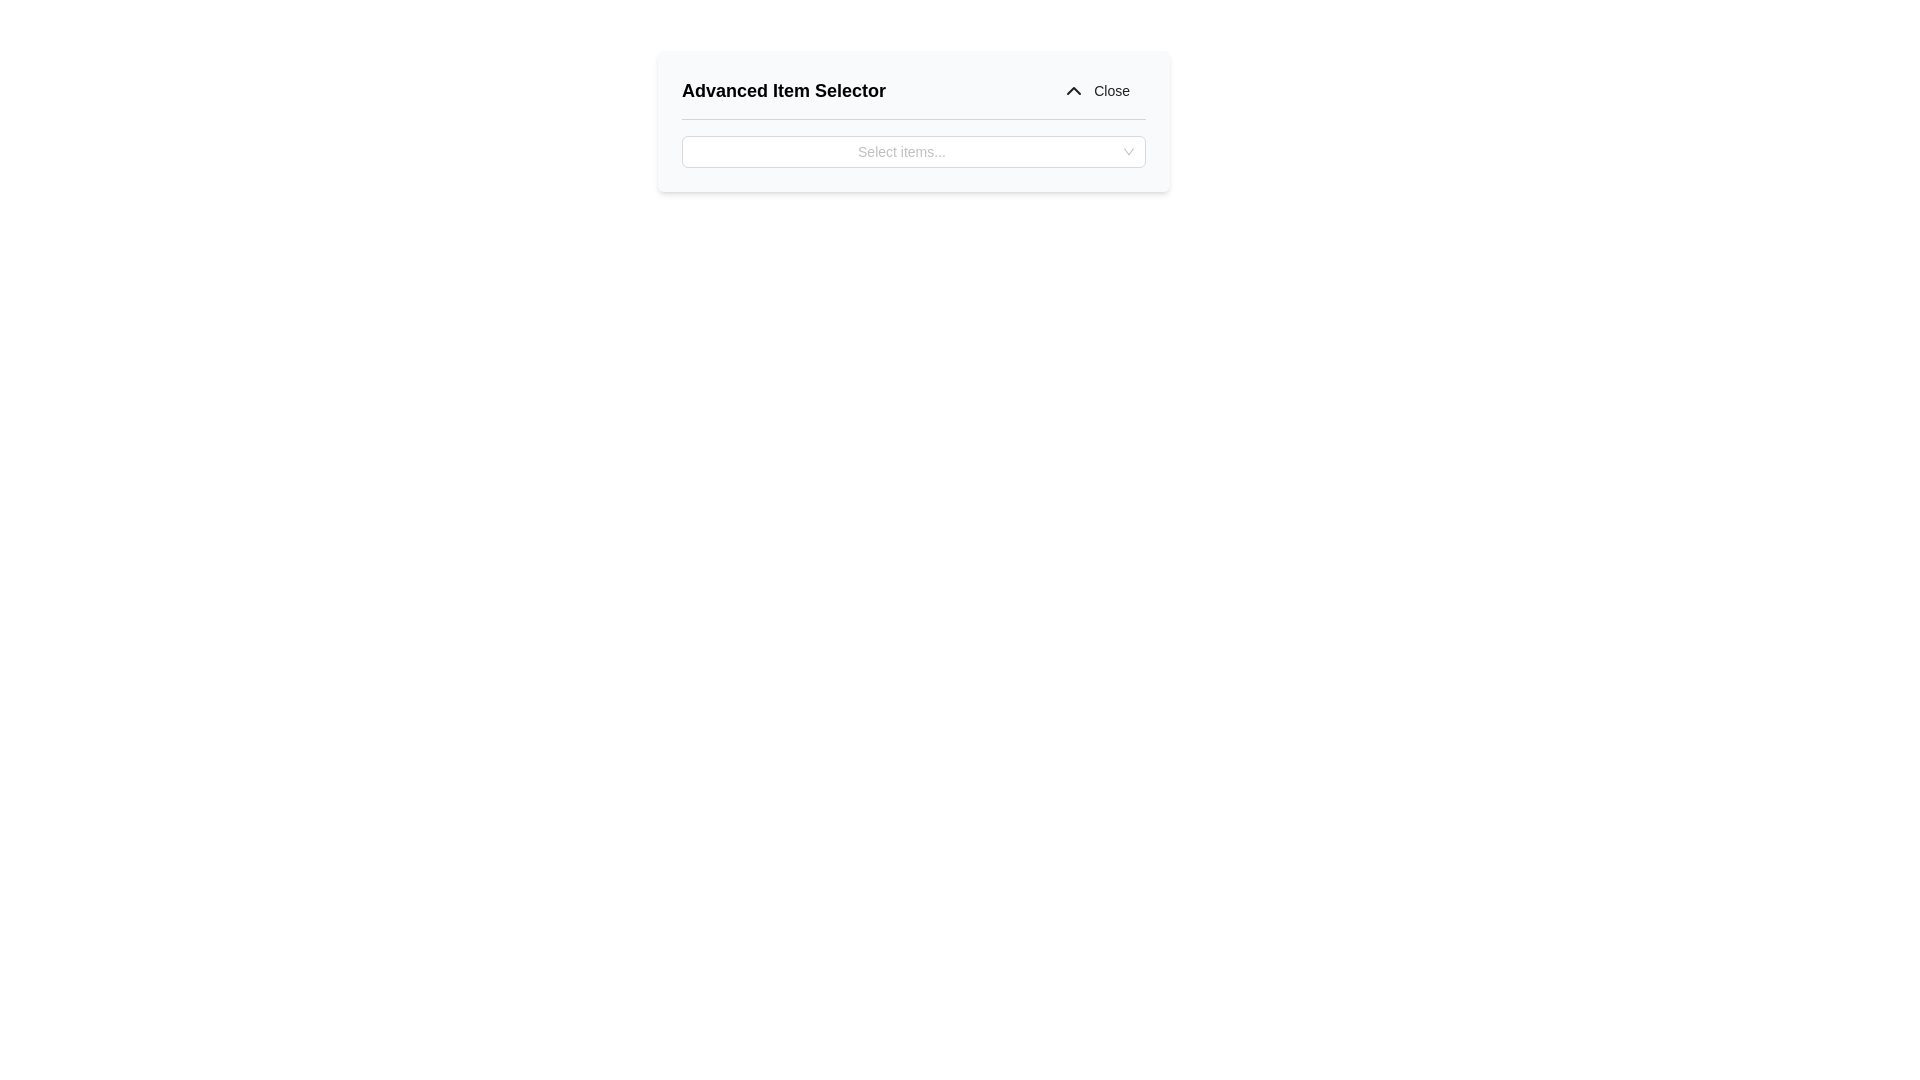 Image resolution: width=1920 pixels, height=1080 pixels. I want to click on 'Advanced Item Selector' text label positioned at the top-left of the panel, which is bold and styled with a larger font size, so click(783, 91).